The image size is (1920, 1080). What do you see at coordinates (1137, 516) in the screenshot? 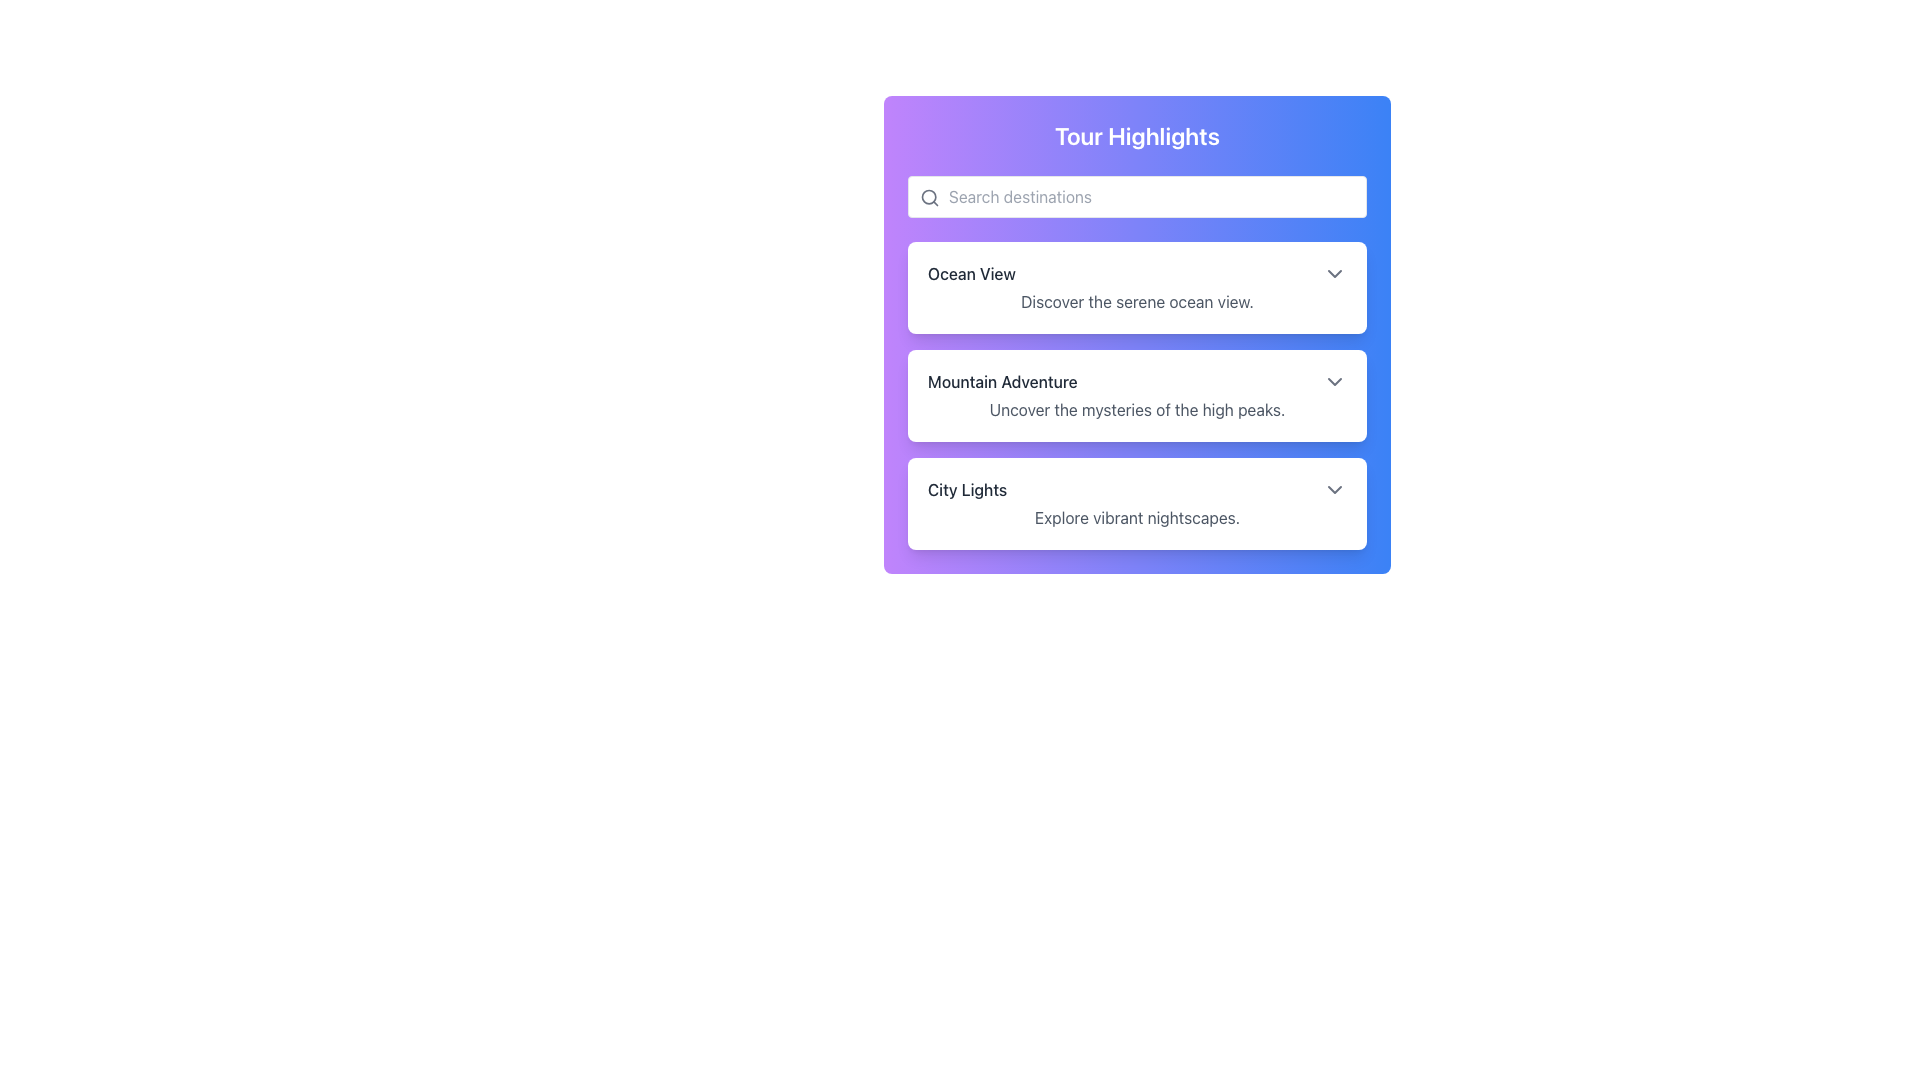
I see `the descriptive subtext element providing additional details for the 'City Lights' card, located directly below the title text and horizontally centered within the card` at bounding box center [1137, 516].